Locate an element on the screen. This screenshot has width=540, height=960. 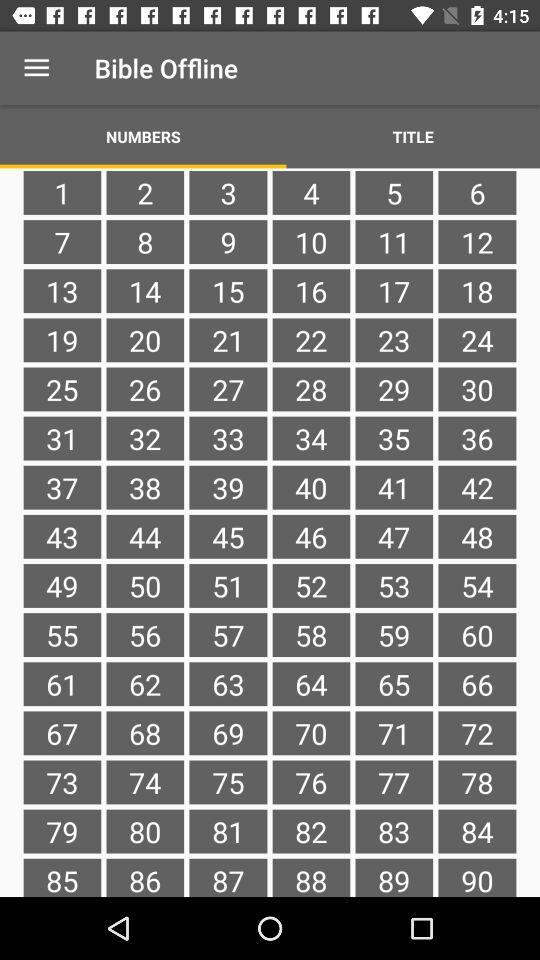
69 item is located at coordinates (227, 732).